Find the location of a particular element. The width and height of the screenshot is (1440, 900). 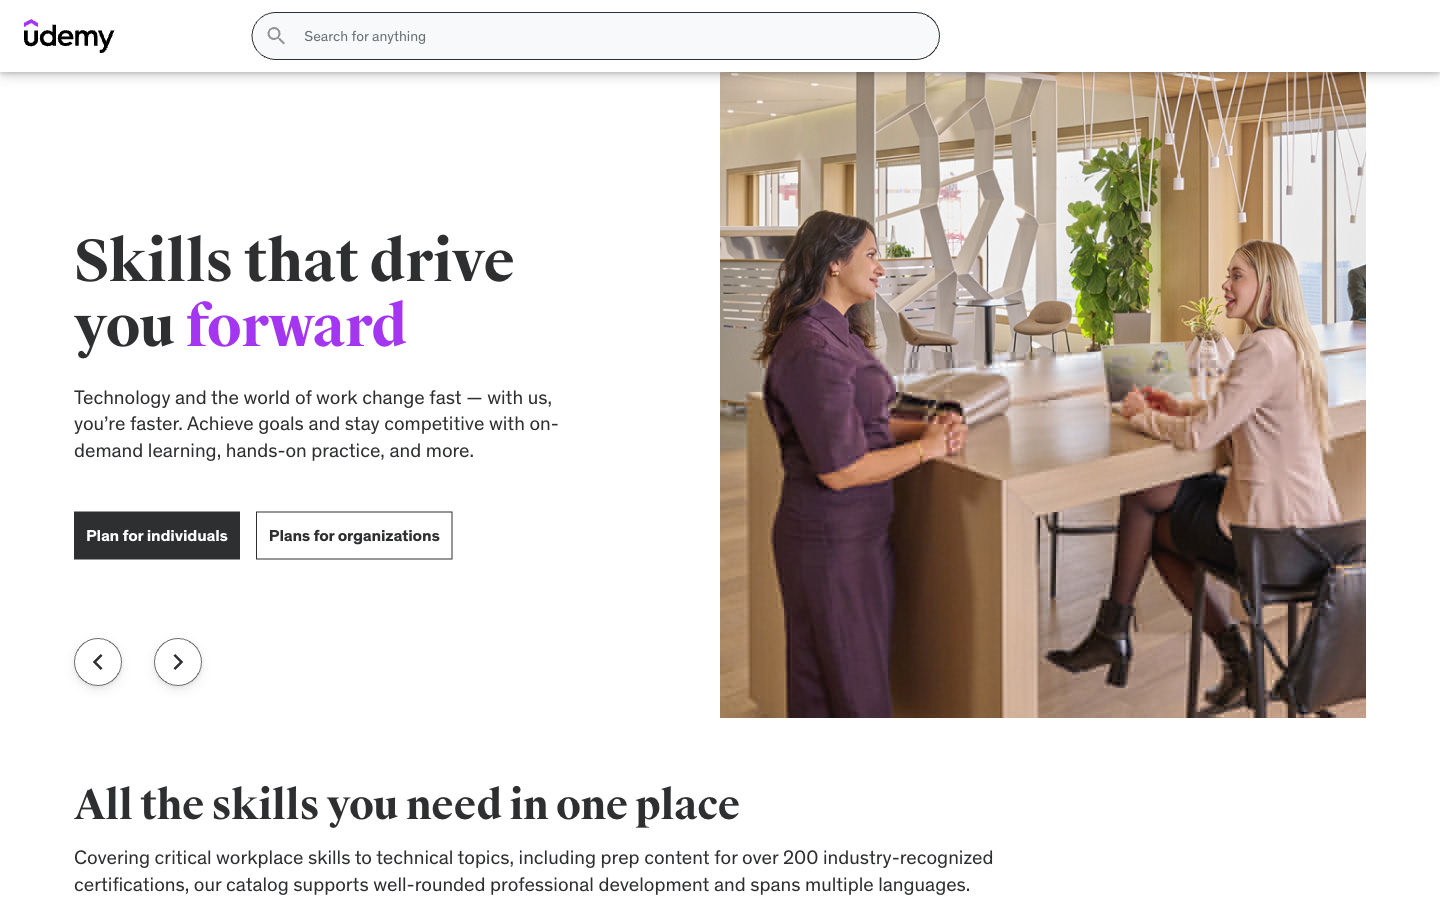

Have a look at details of Motorola RAZR+ is located at coordinates (1139, 835).